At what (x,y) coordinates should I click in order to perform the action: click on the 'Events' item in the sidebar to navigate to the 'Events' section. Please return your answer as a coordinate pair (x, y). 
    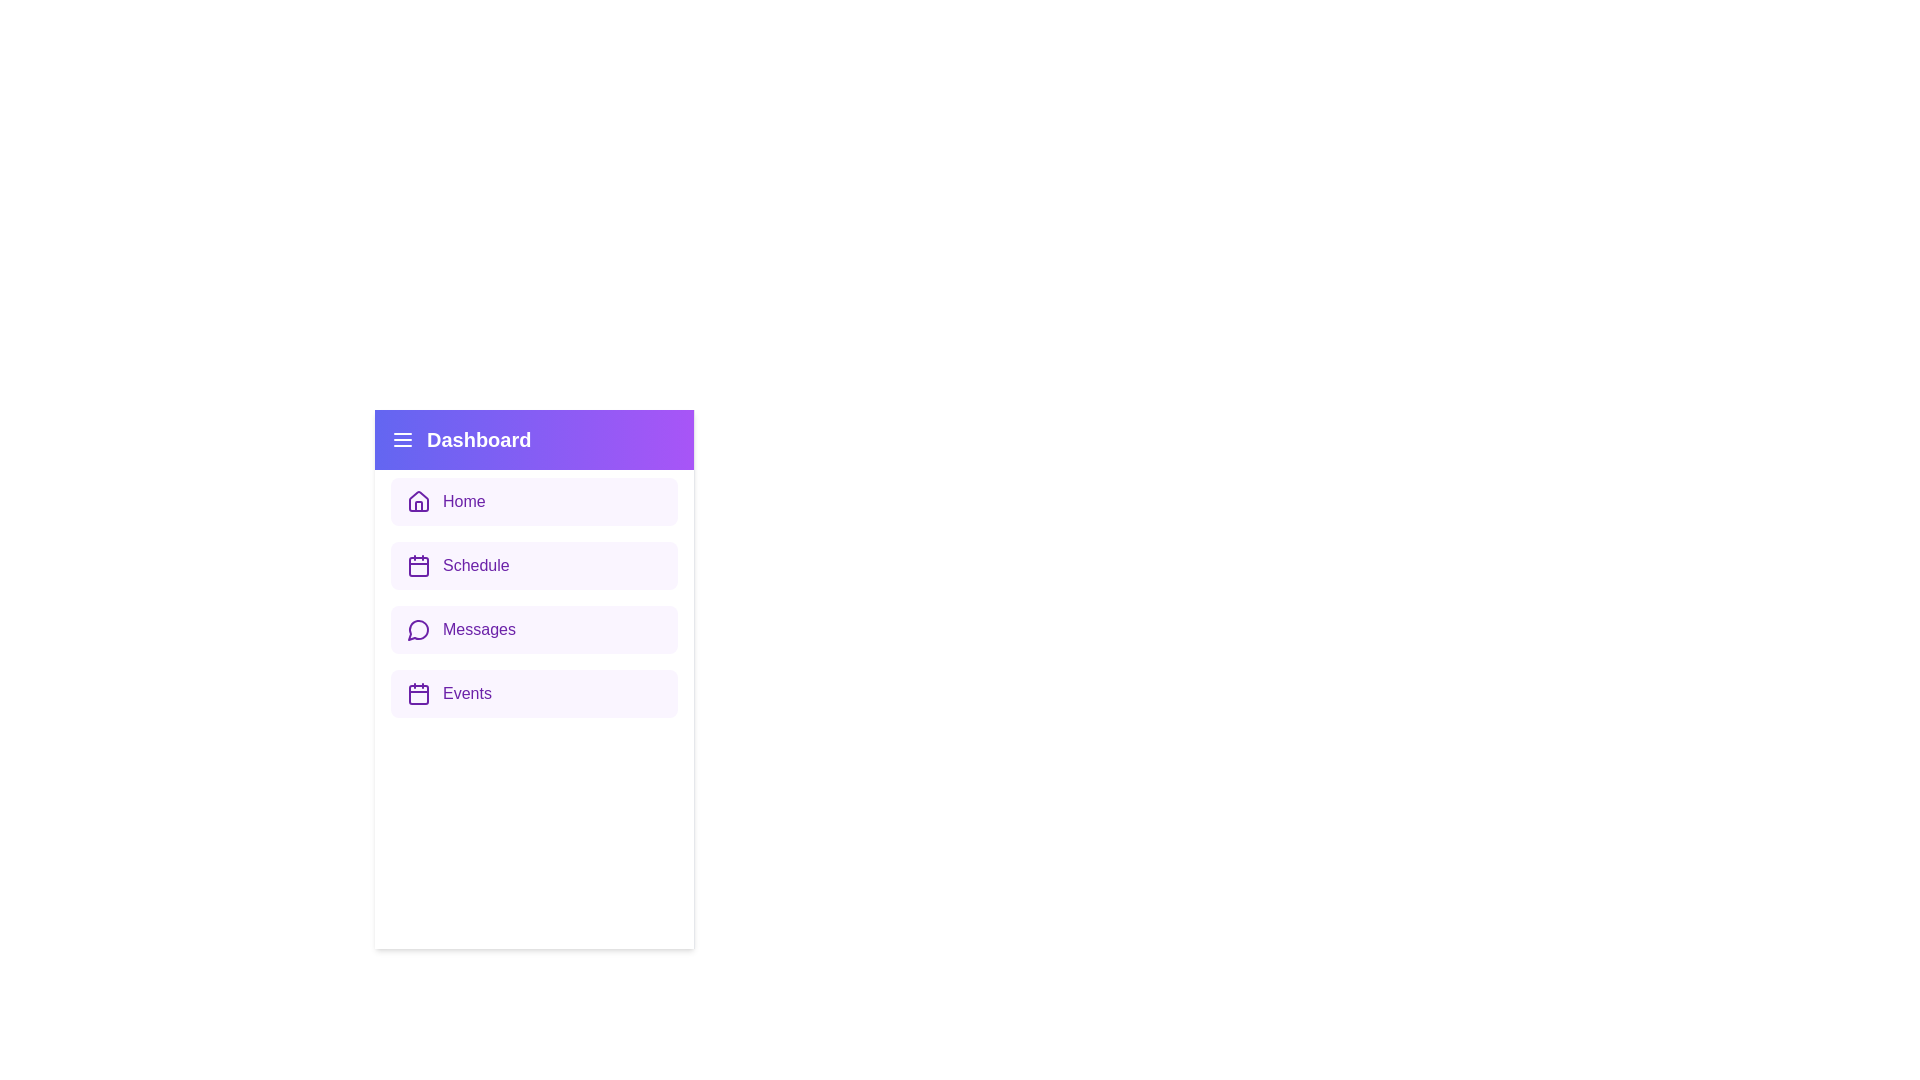
    Looking at the image, I should click on (534, 693).